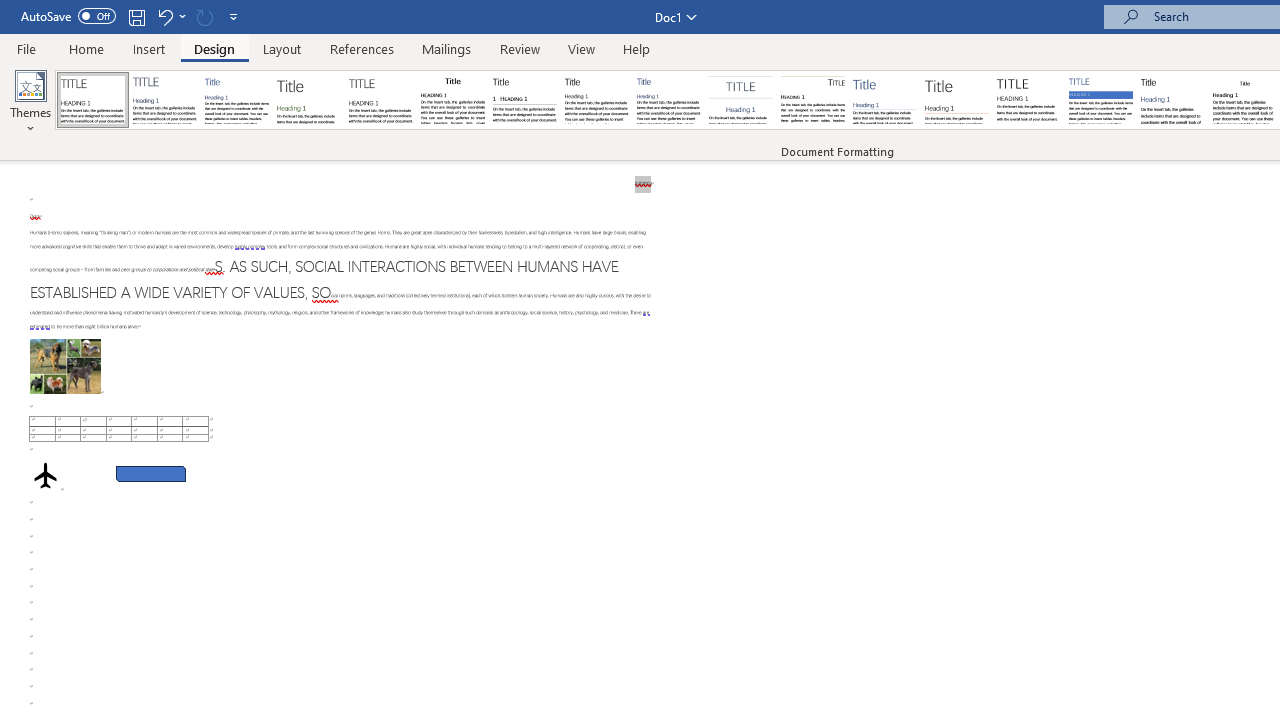 The image size is (1280, 720). What do you see at coordinates (65, 366) in the screenshot?
I see `'Morphological variation in six dogs'` at bounding box center [65, 366].